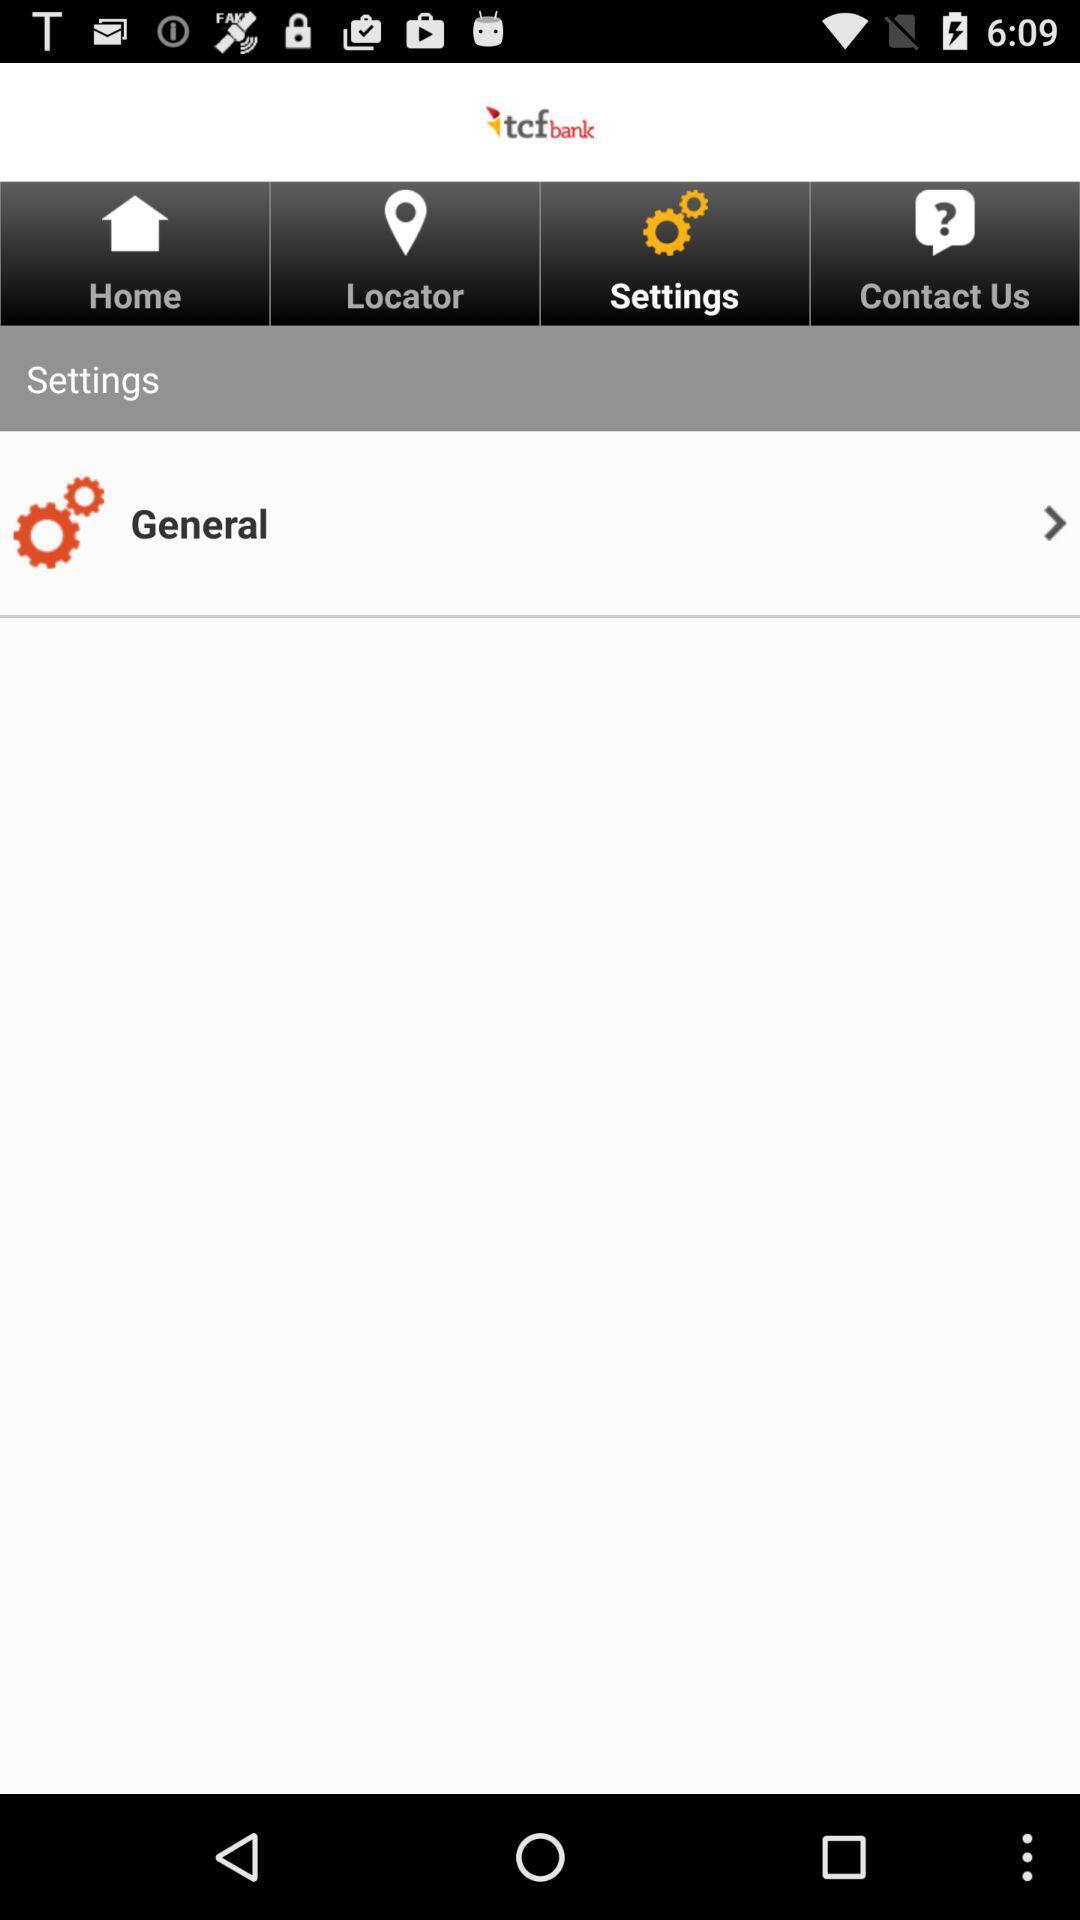 Image resolution: width=1080 pixels, height=1920 pixels. Describe the element at coordinates (199, 523) in the screenshot. I see `general app` at that location.